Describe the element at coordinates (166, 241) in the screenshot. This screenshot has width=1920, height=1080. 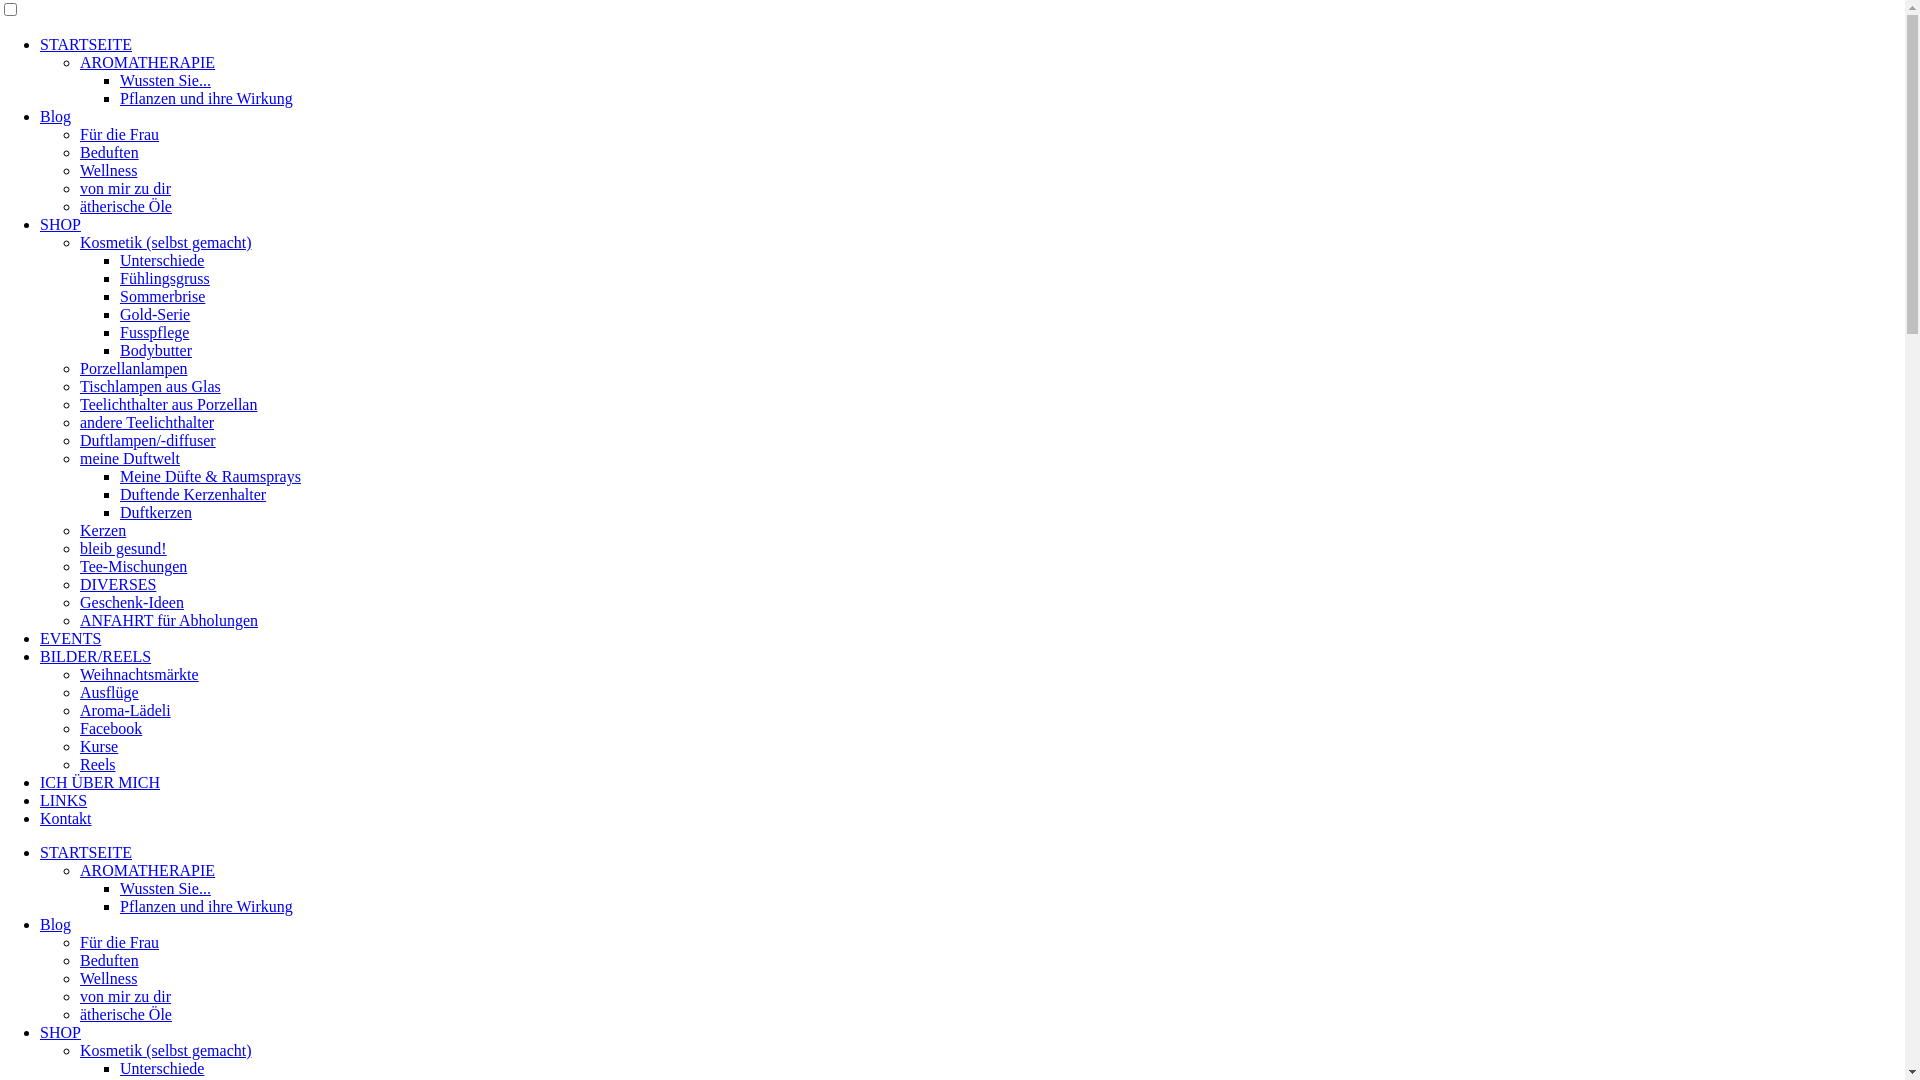
I see `'Kosmetik (selbst gemacht)'` at that location.